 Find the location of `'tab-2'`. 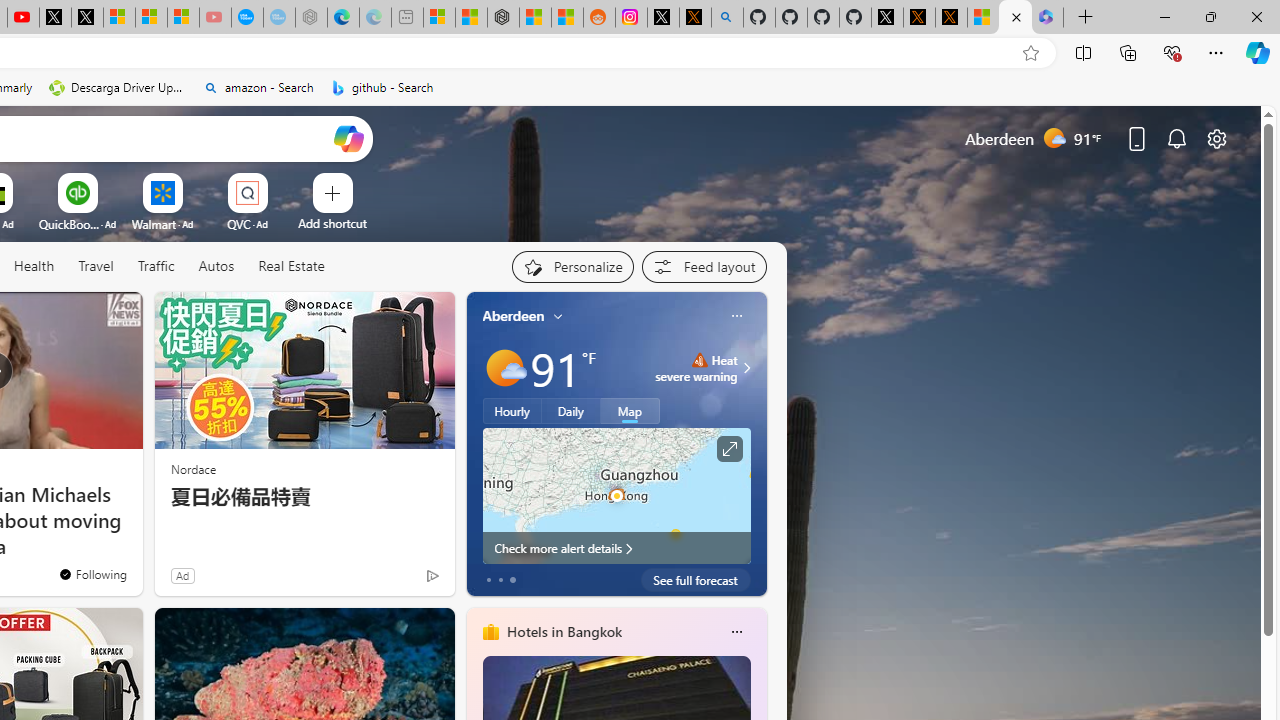

'tab-2' is located at coordinates (512, 579).